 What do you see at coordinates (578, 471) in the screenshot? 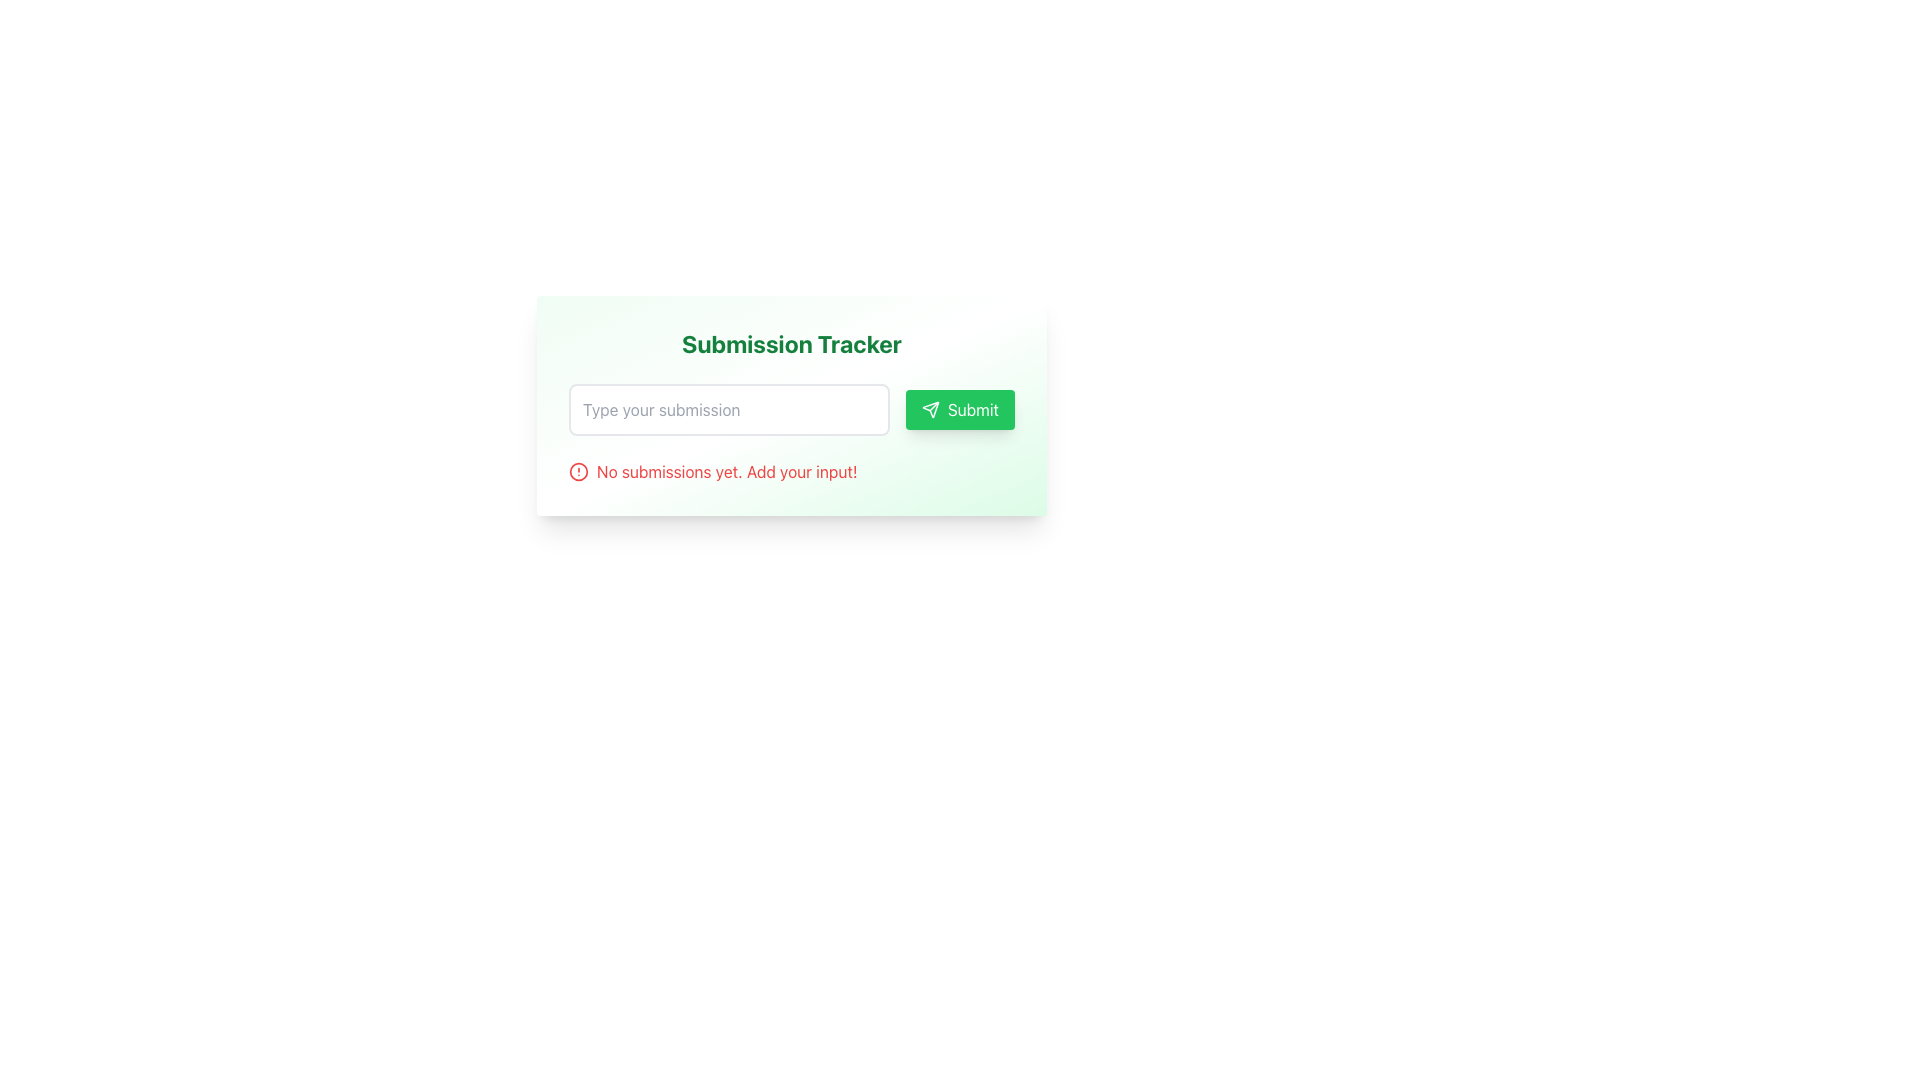
I see `the alert icon located to the left of the message 'No submissions yet. Add your input!' in the message panel` at bounding box center [578, 471].